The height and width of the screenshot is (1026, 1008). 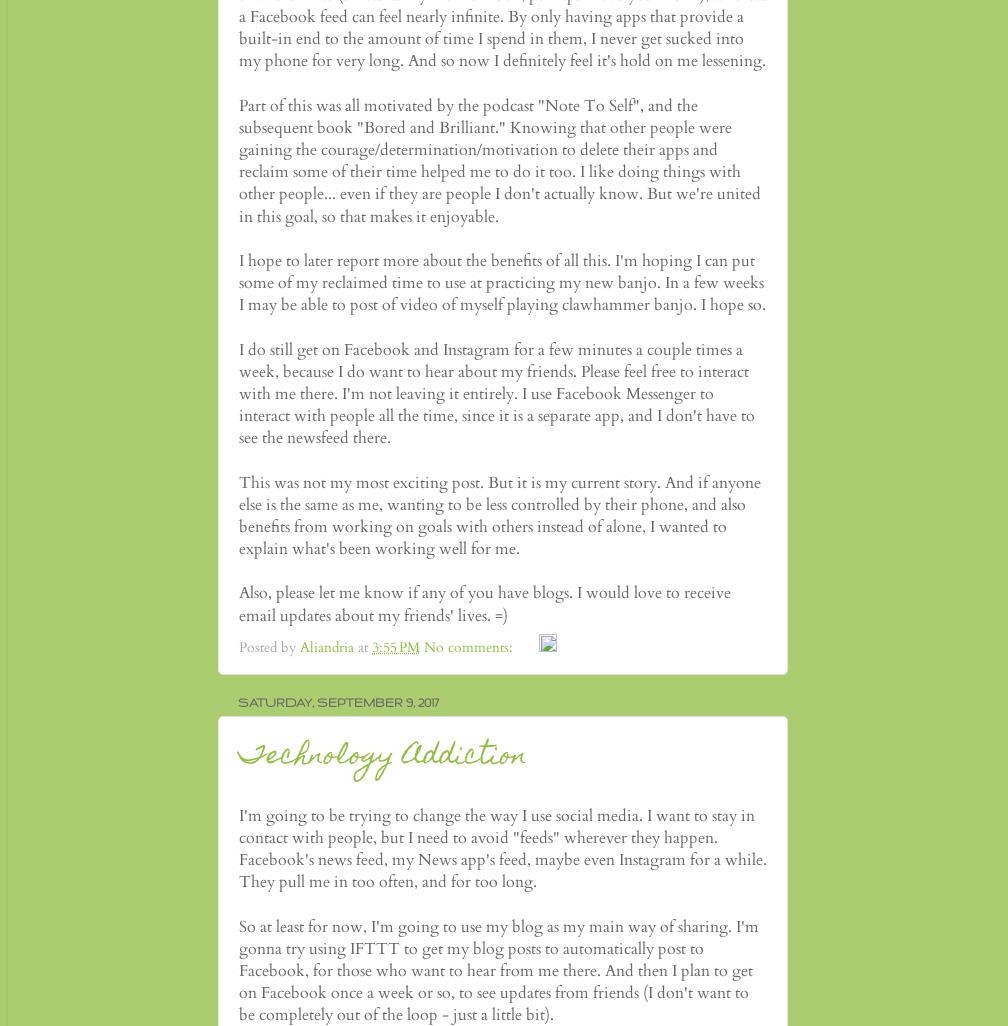 What do you see at coordinates (358, 647) in the screenshot?
I see `'at'` at bounding box center [358, 647].